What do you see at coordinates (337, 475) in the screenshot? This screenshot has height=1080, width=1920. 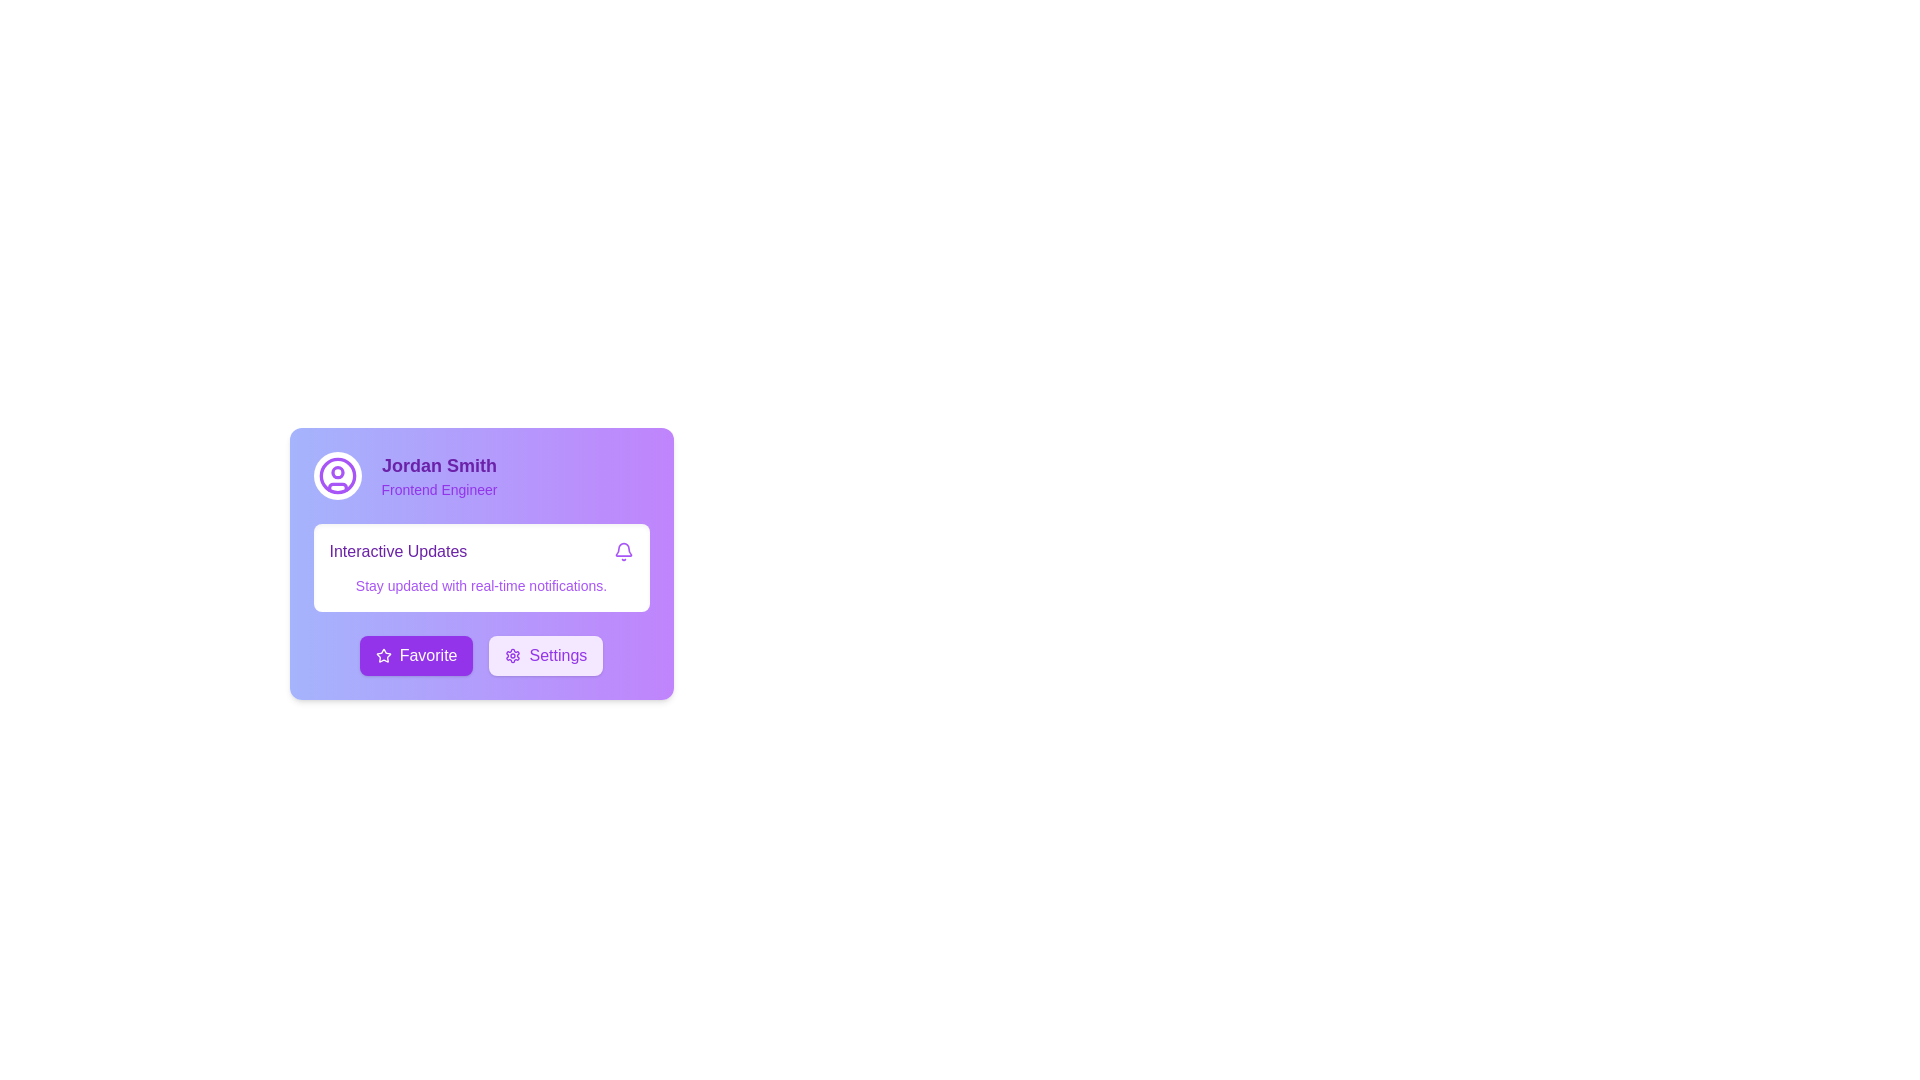 I see `the SVG circle graphic, which is the largest circle forming the outer boundary of the purple user icon on the left side of the interface` at bounding box center [337, 475].